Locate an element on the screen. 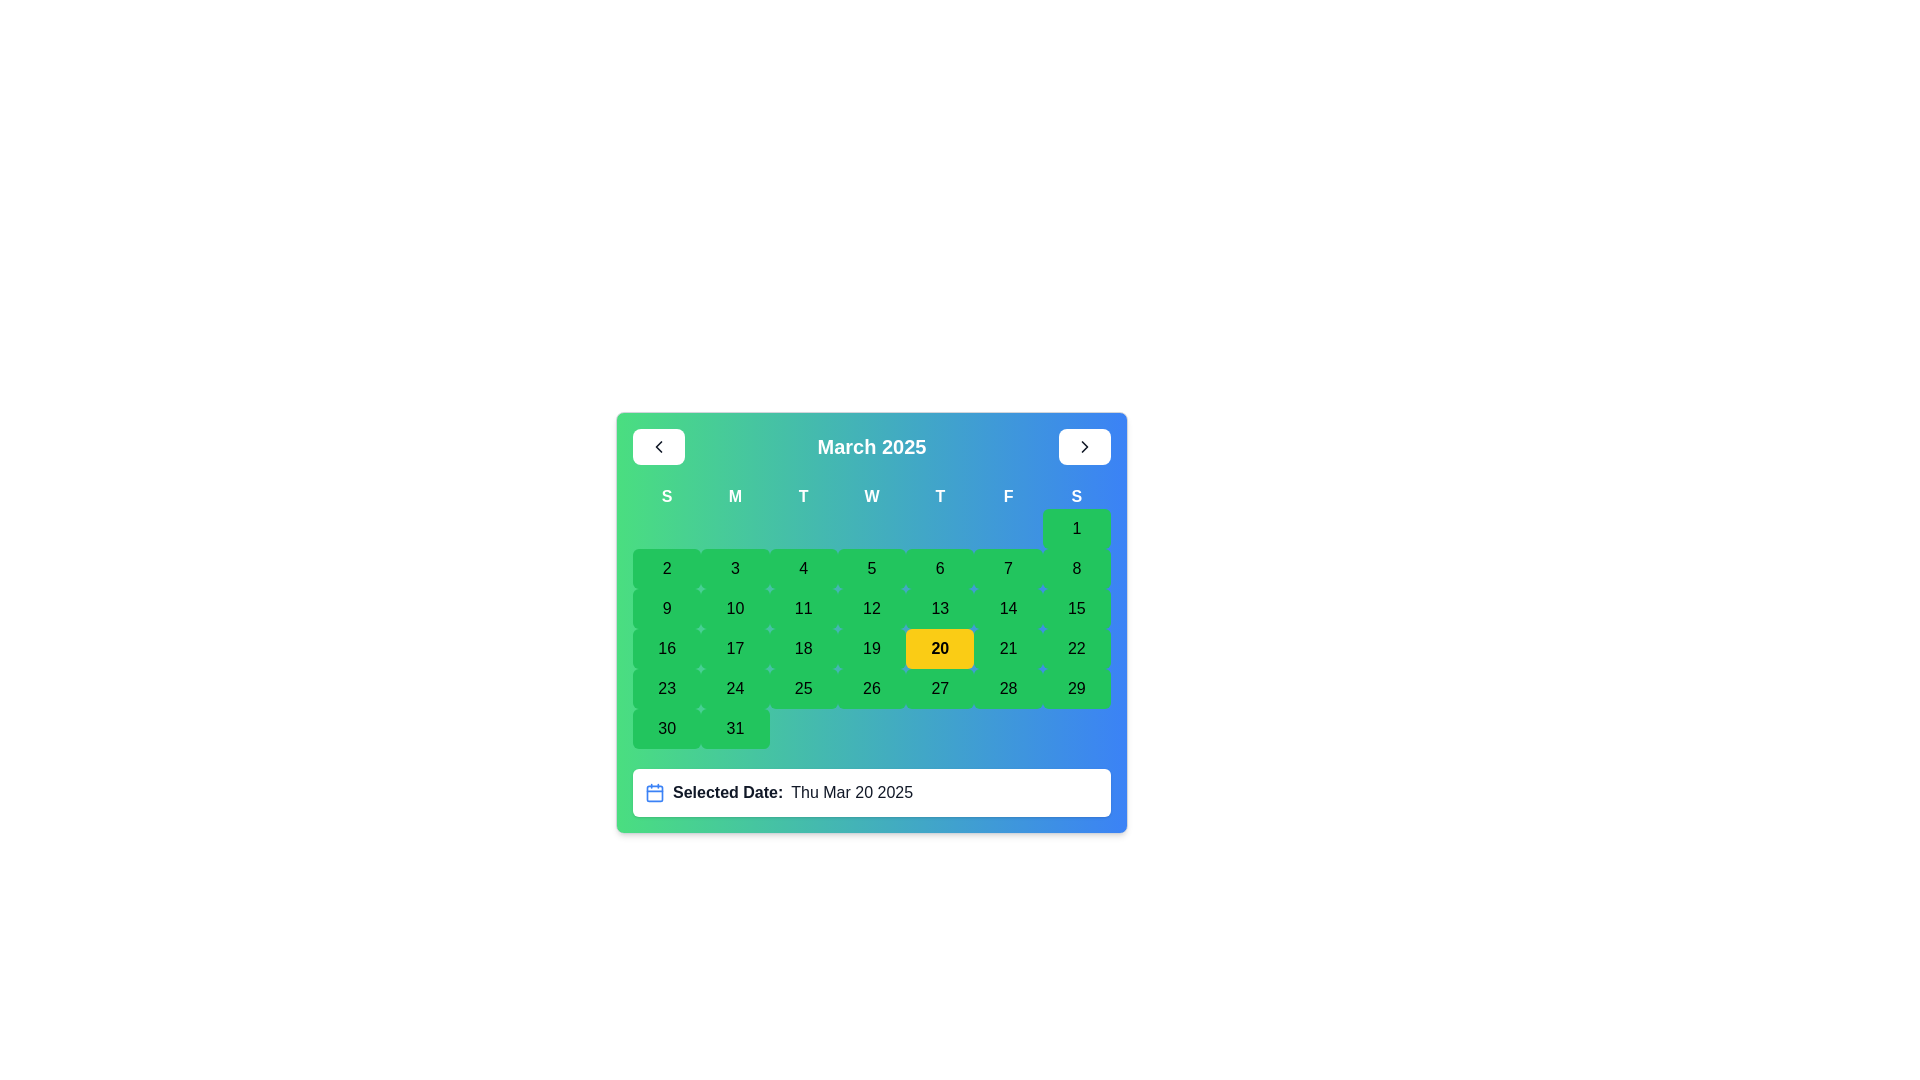  the green button with the number '23' centered in bold black font is located at coordinates (667, 688).